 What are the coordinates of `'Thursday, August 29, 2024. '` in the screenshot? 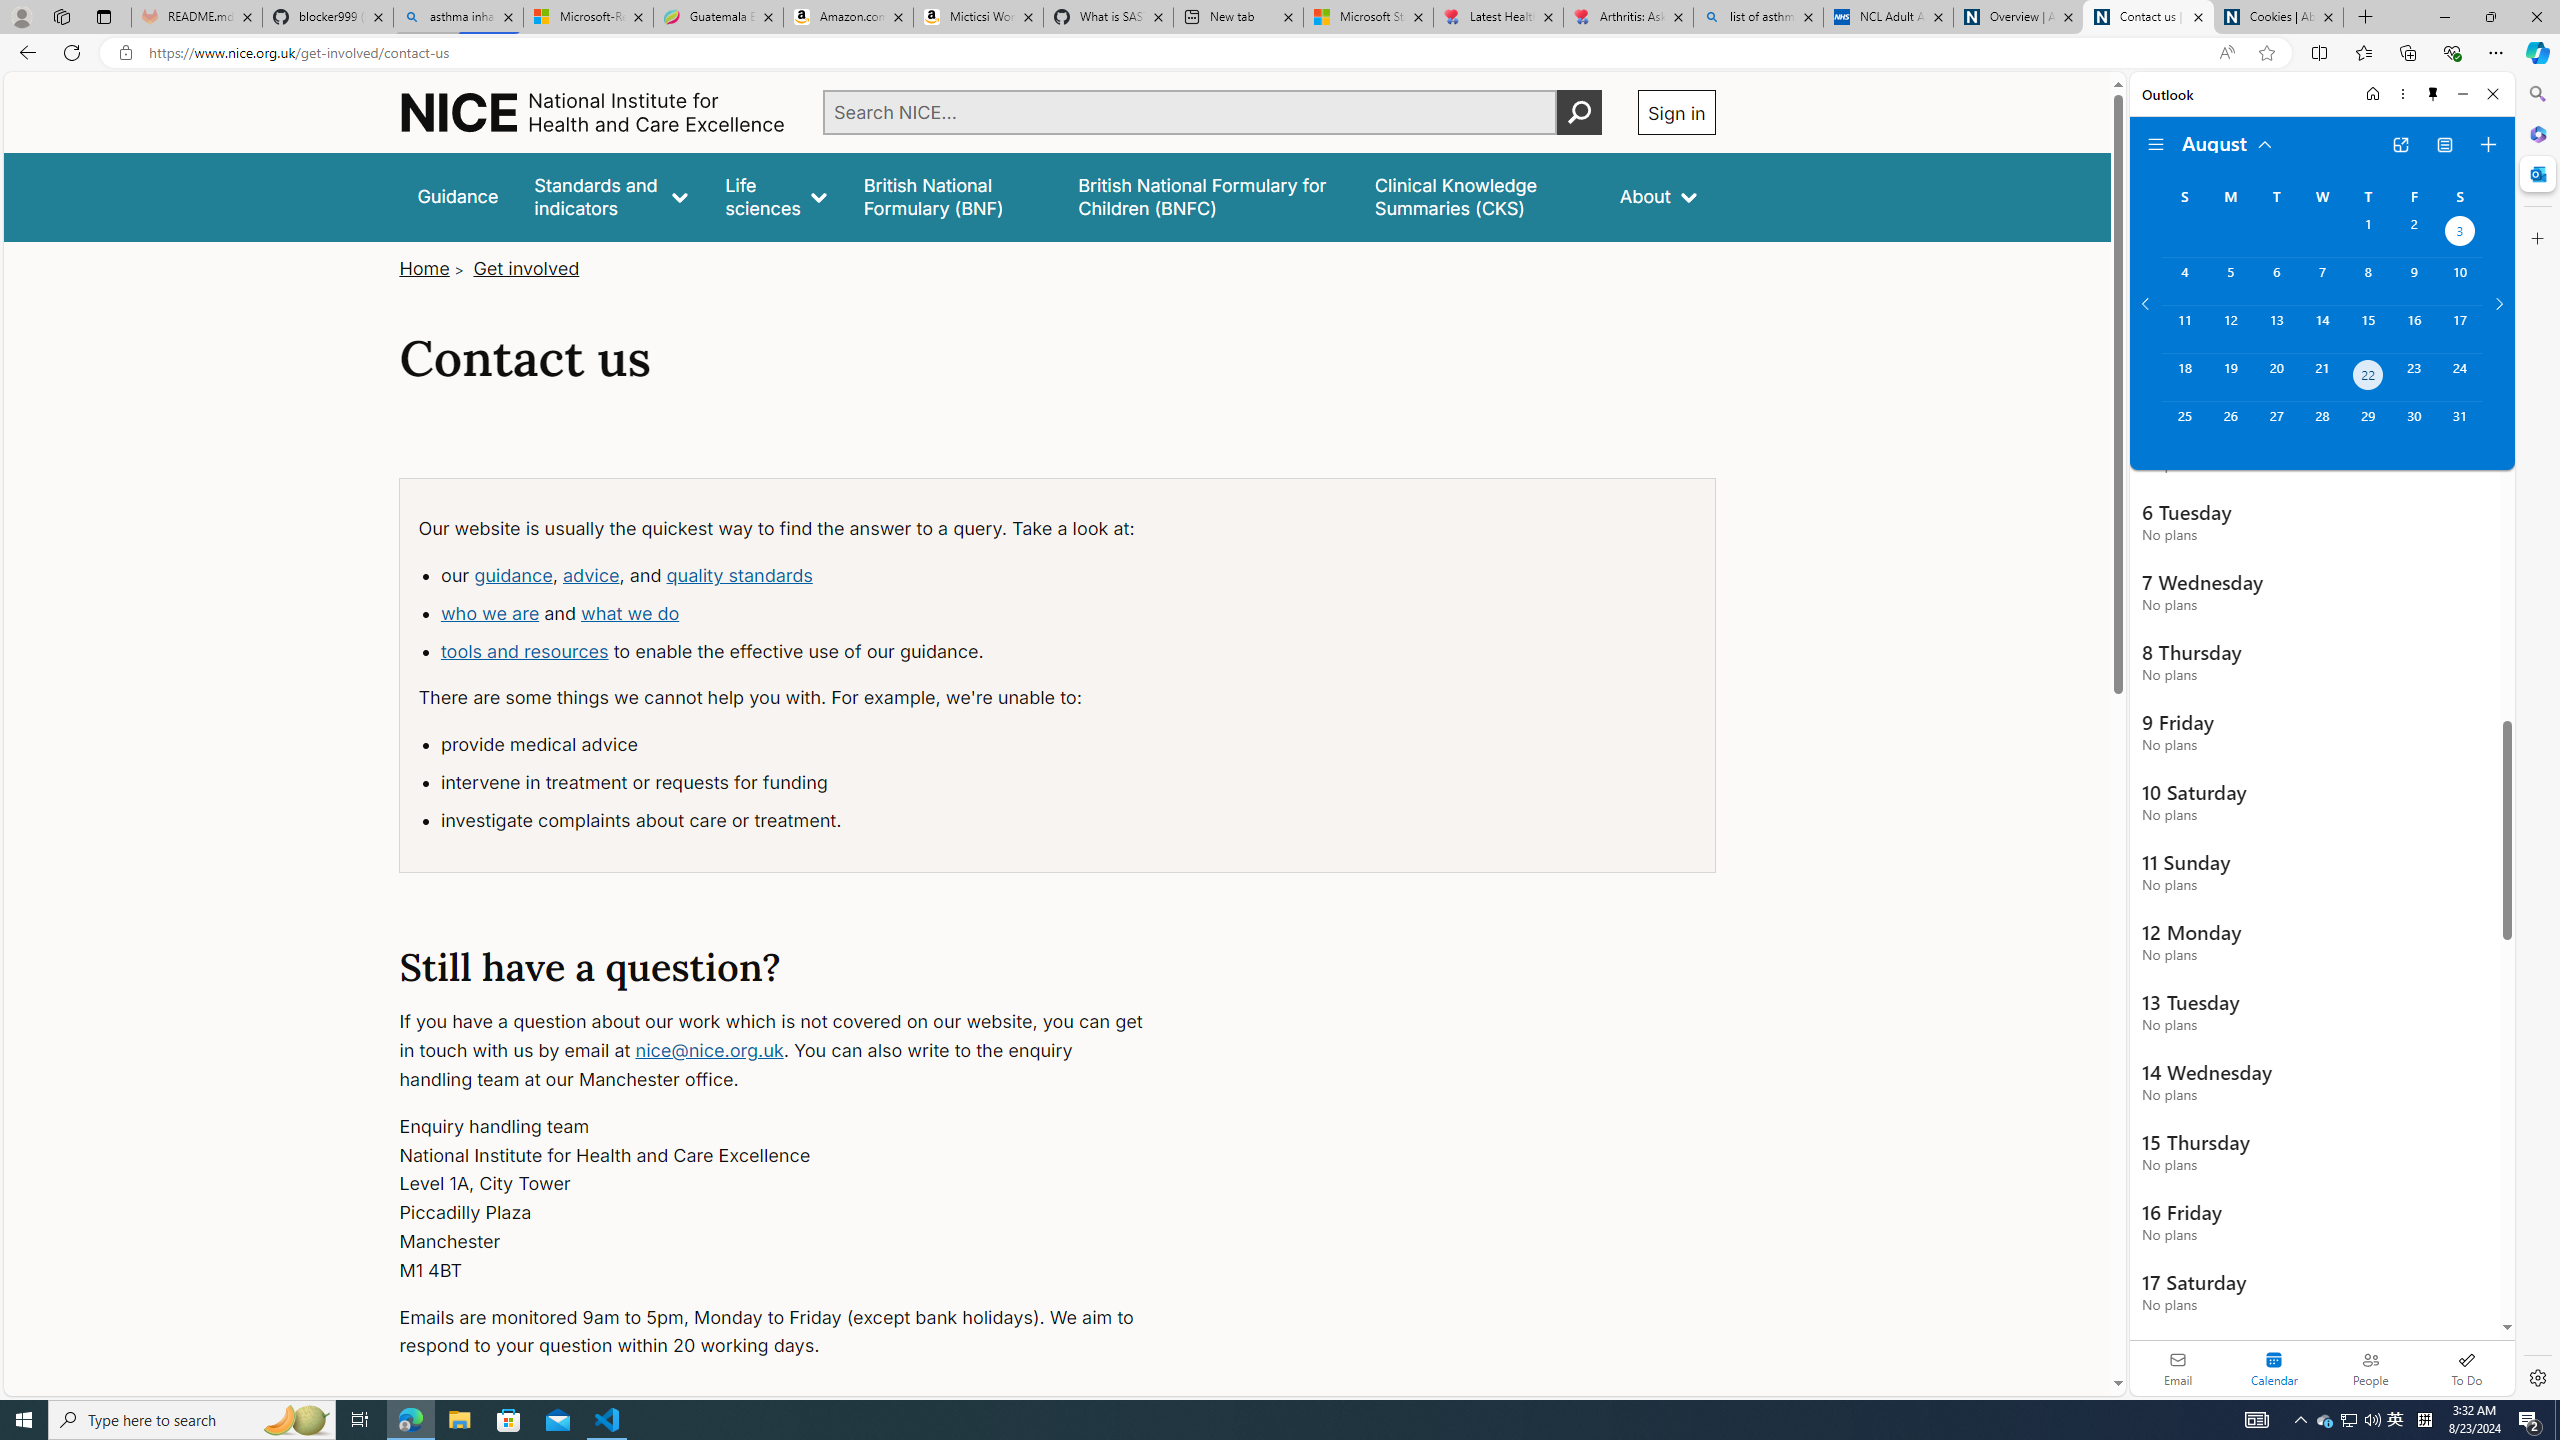 It's located at (2368, 425).